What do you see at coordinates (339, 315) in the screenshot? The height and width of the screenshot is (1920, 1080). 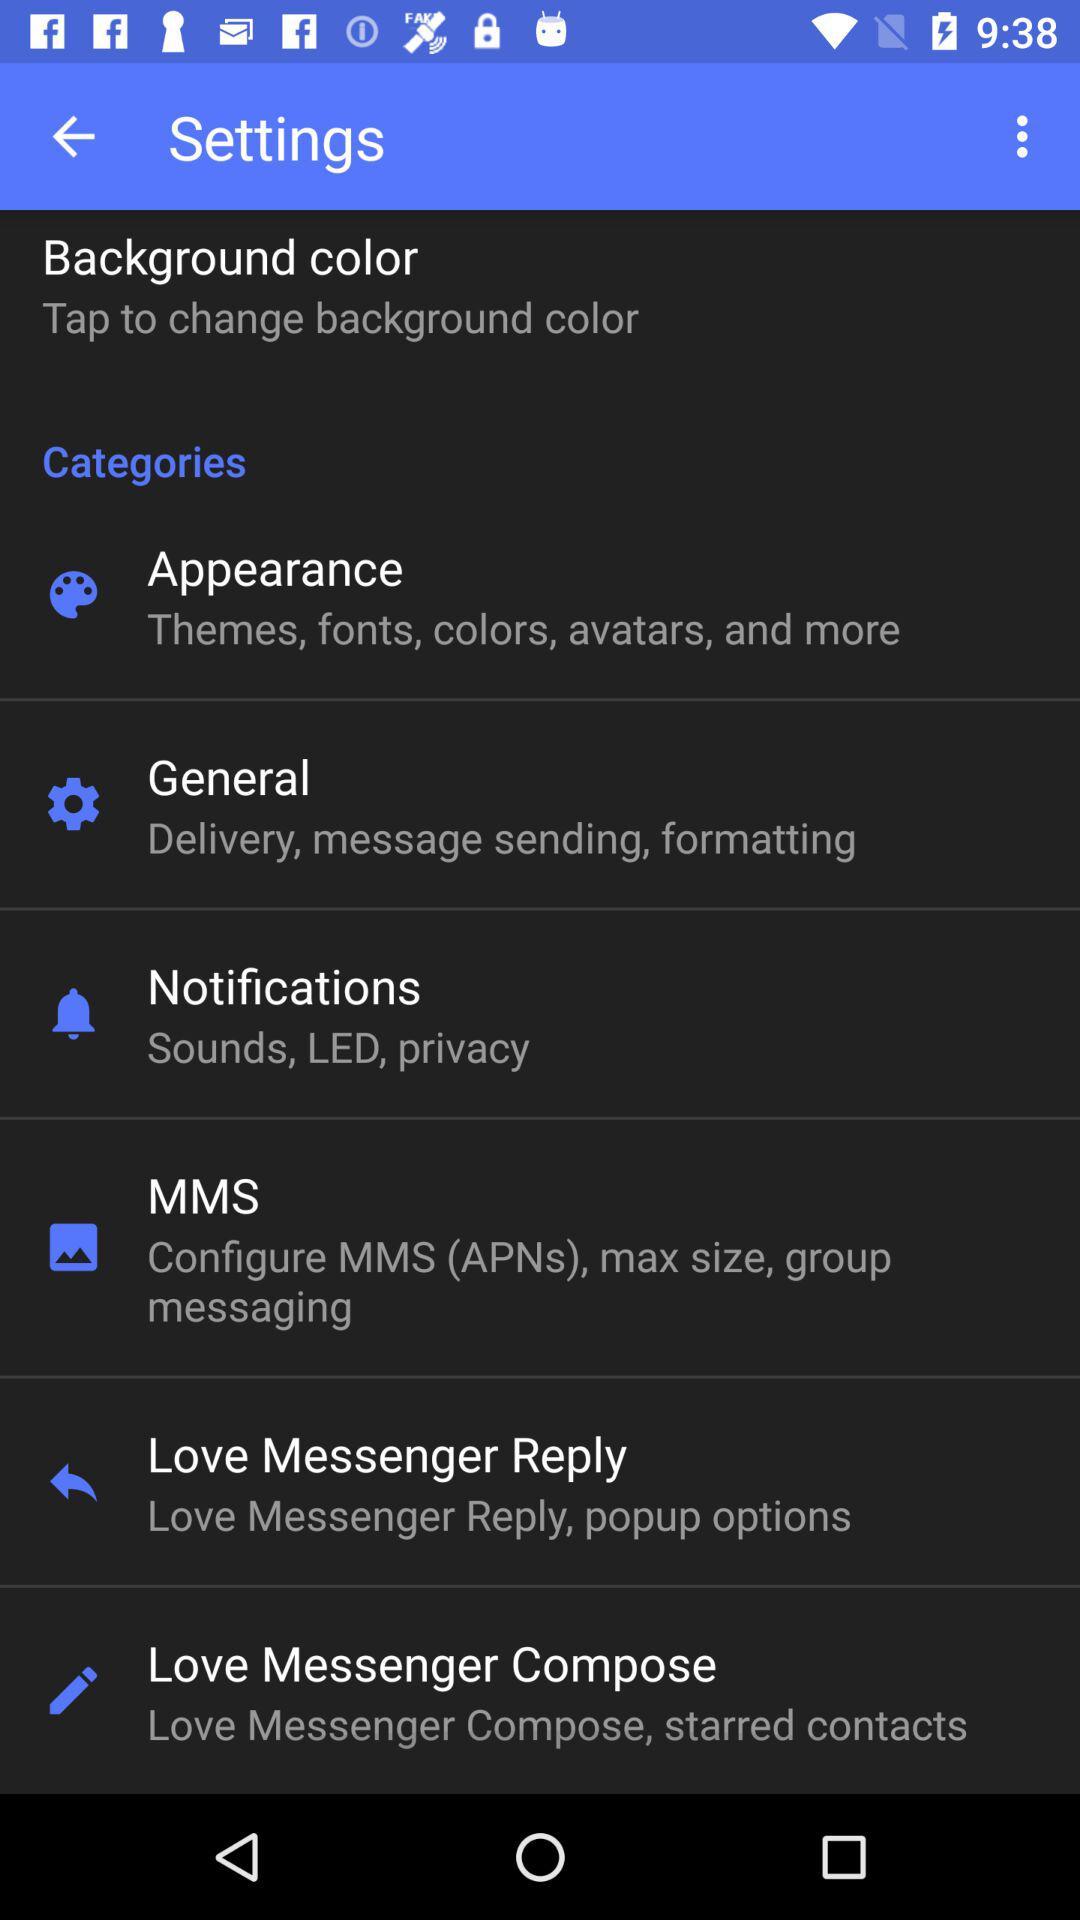 I see `the tap to change icon` at bounding box center [339, 315].